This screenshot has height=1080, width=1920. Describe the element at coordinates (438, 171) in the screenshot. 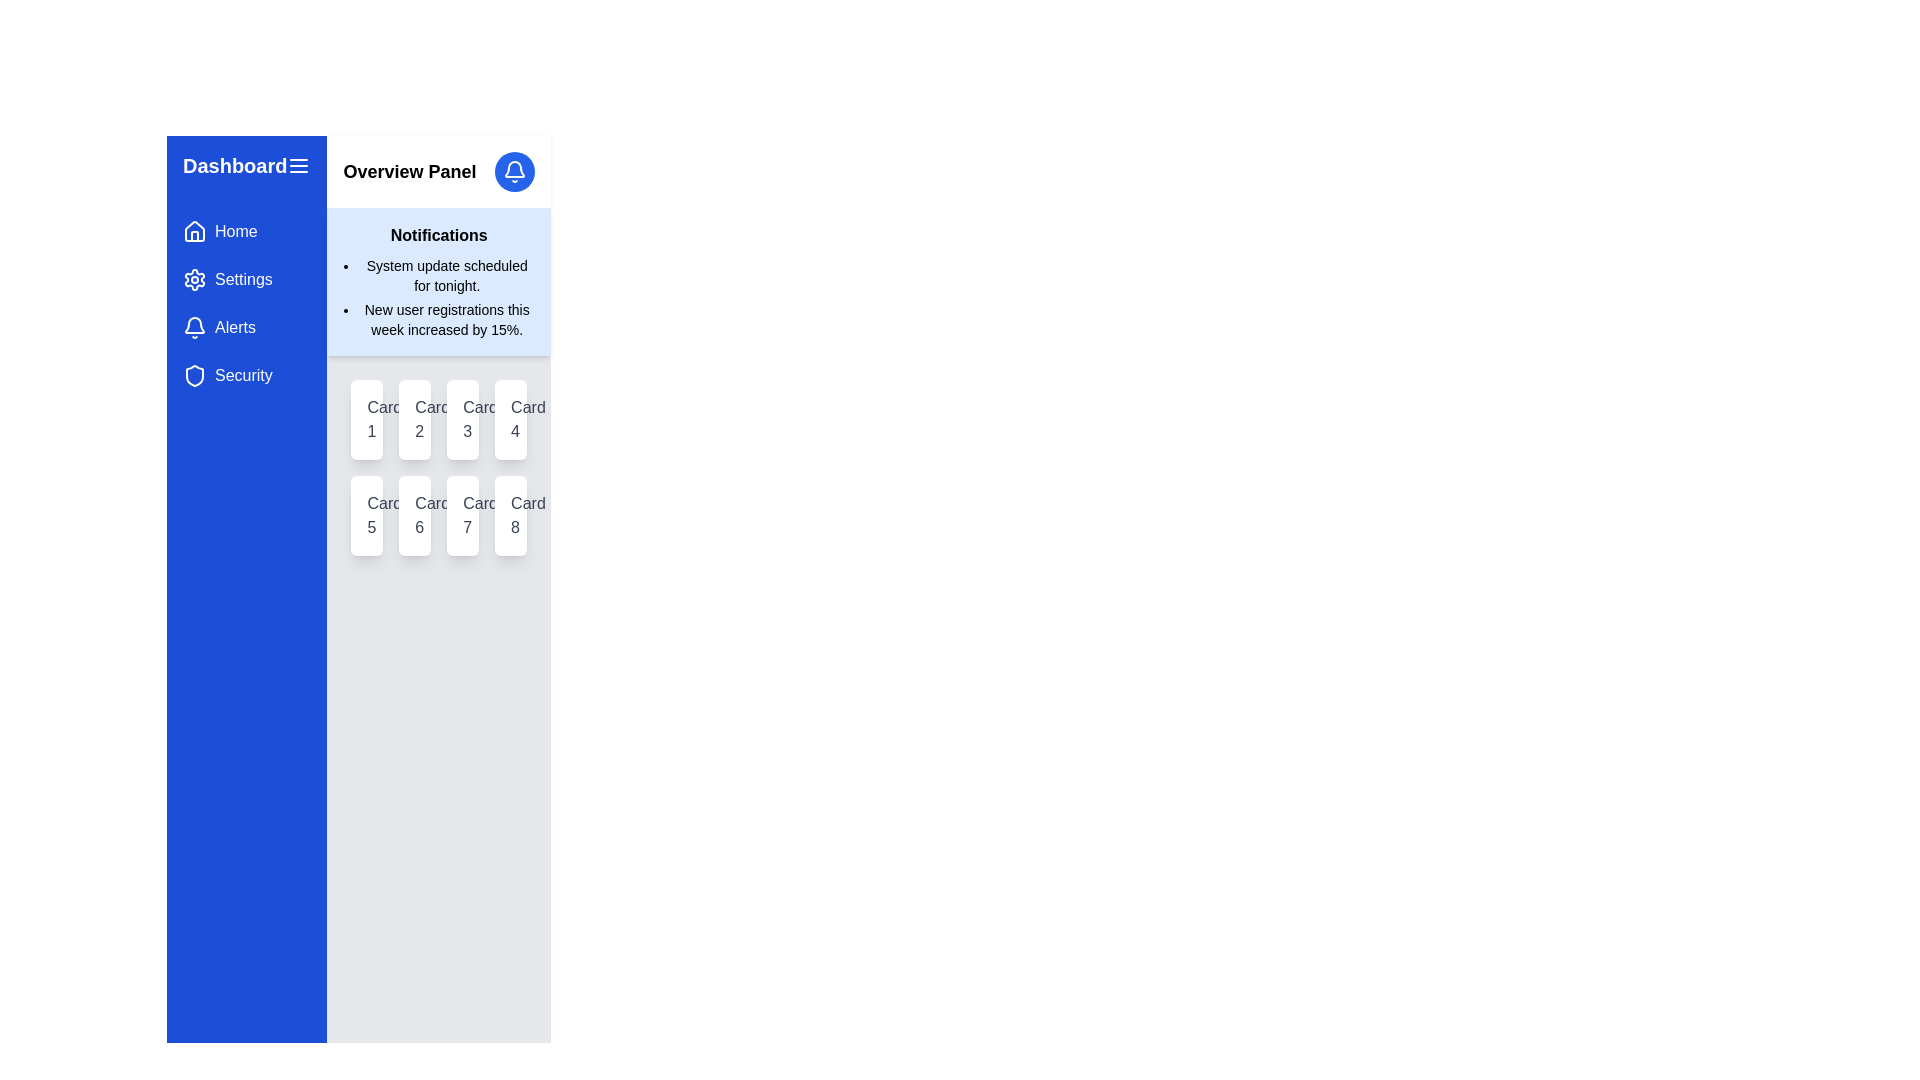

I see `the 'Overview Panel' header text to indicate focus` at that location.